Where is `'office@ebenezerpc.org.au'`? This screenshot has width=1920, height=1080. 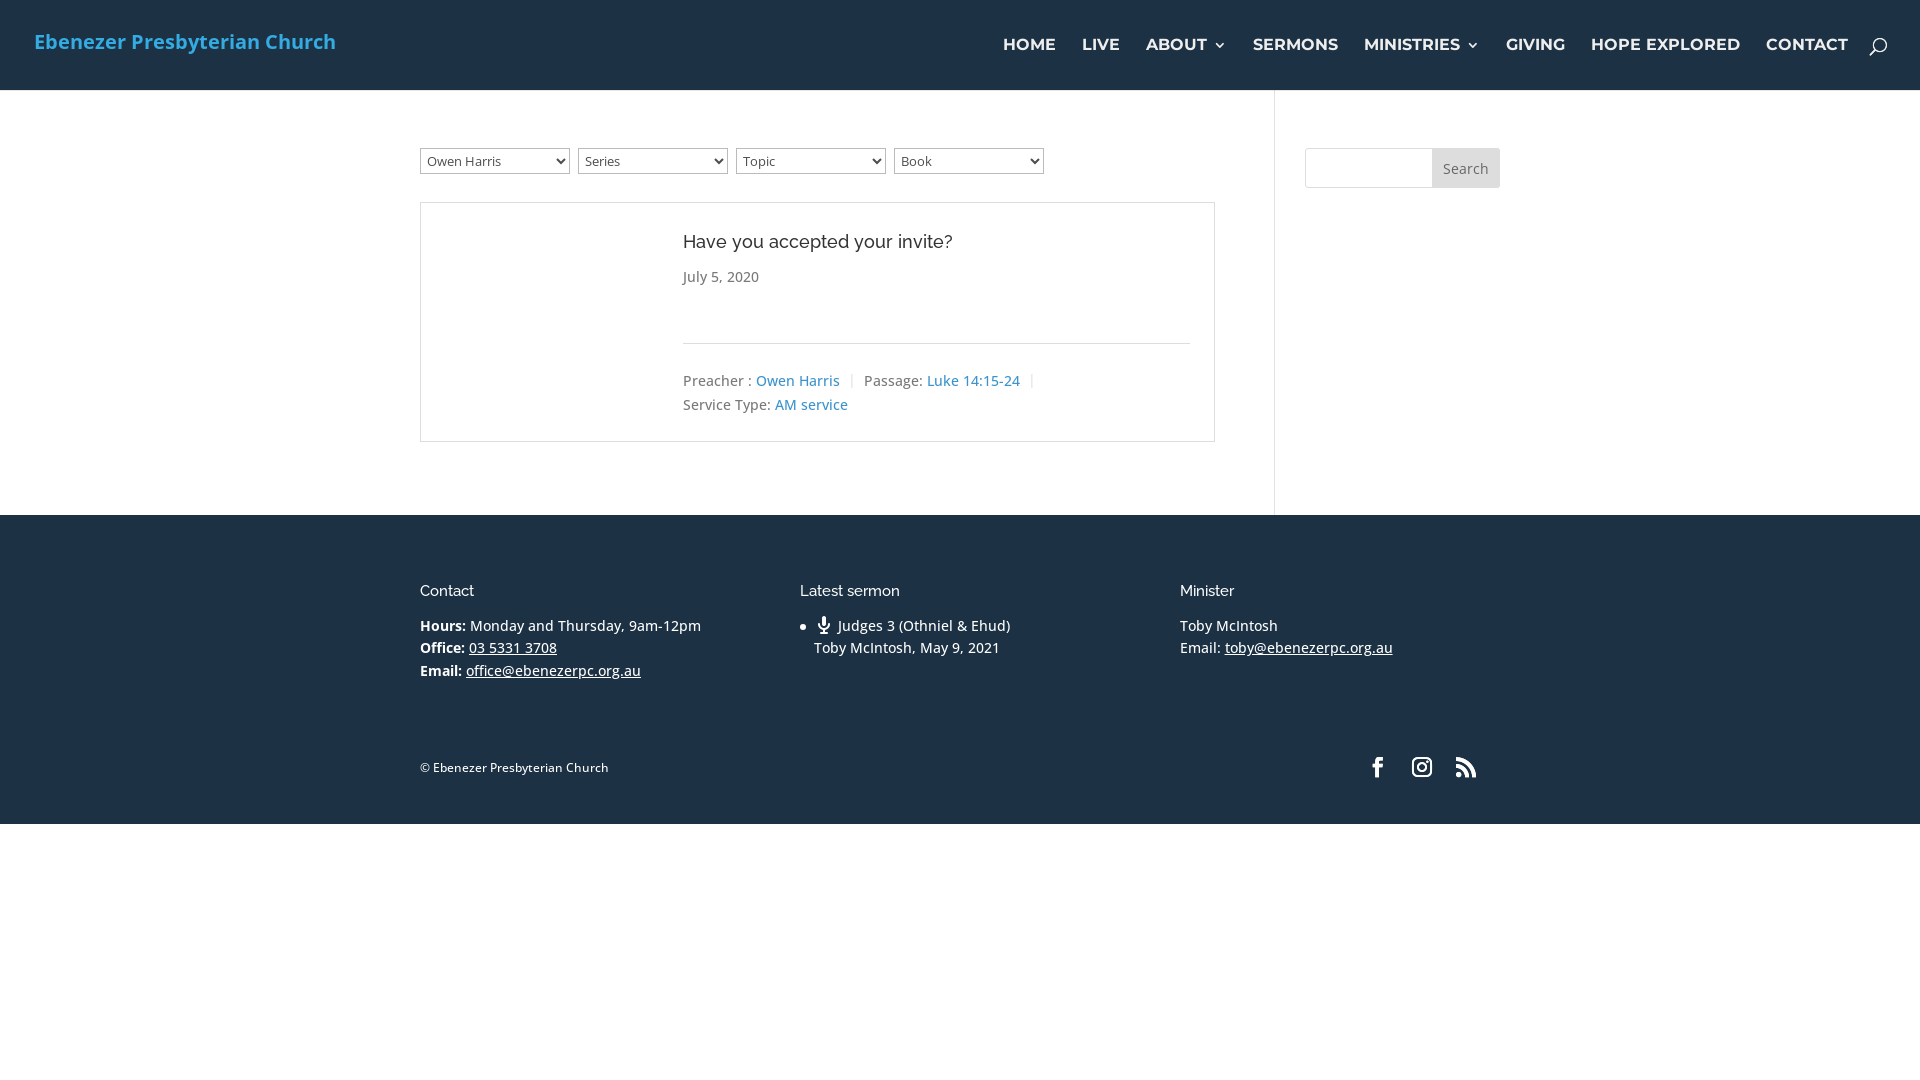
'office@ebenezerpc.org.au' is located at coordinates (553, 670).